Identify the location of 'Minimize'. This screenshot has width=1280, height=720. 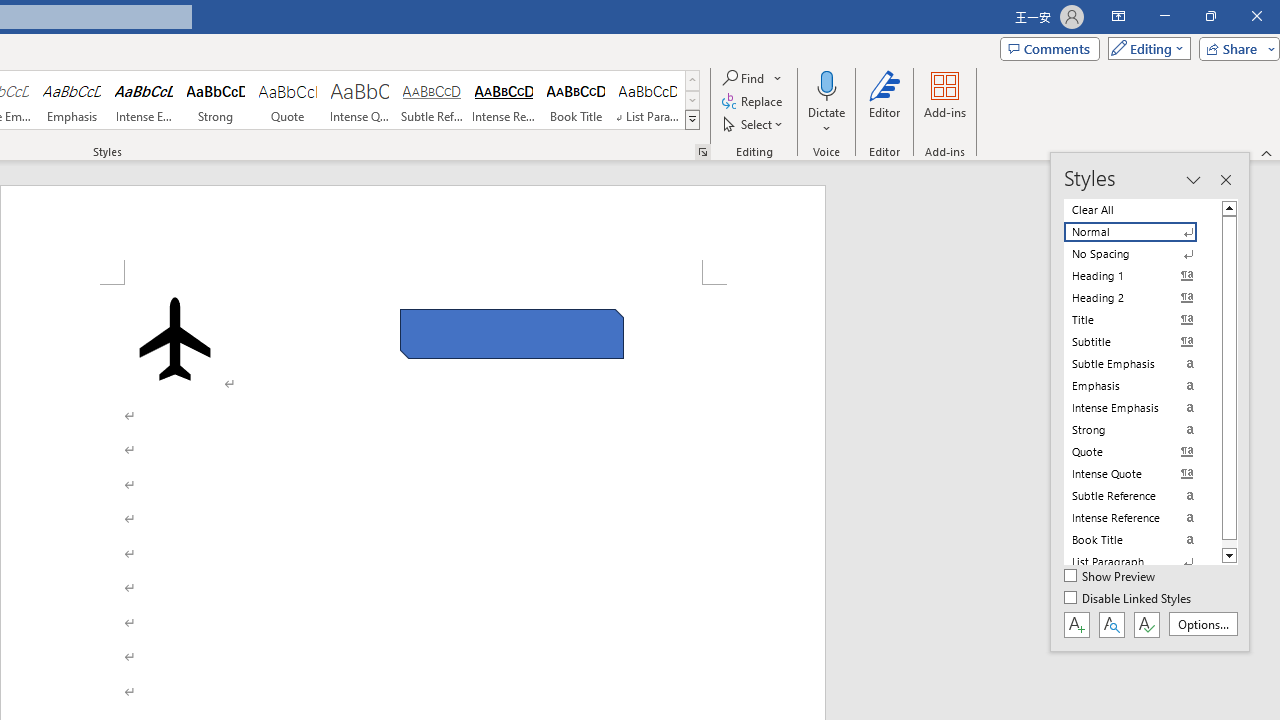
(1164, 16).